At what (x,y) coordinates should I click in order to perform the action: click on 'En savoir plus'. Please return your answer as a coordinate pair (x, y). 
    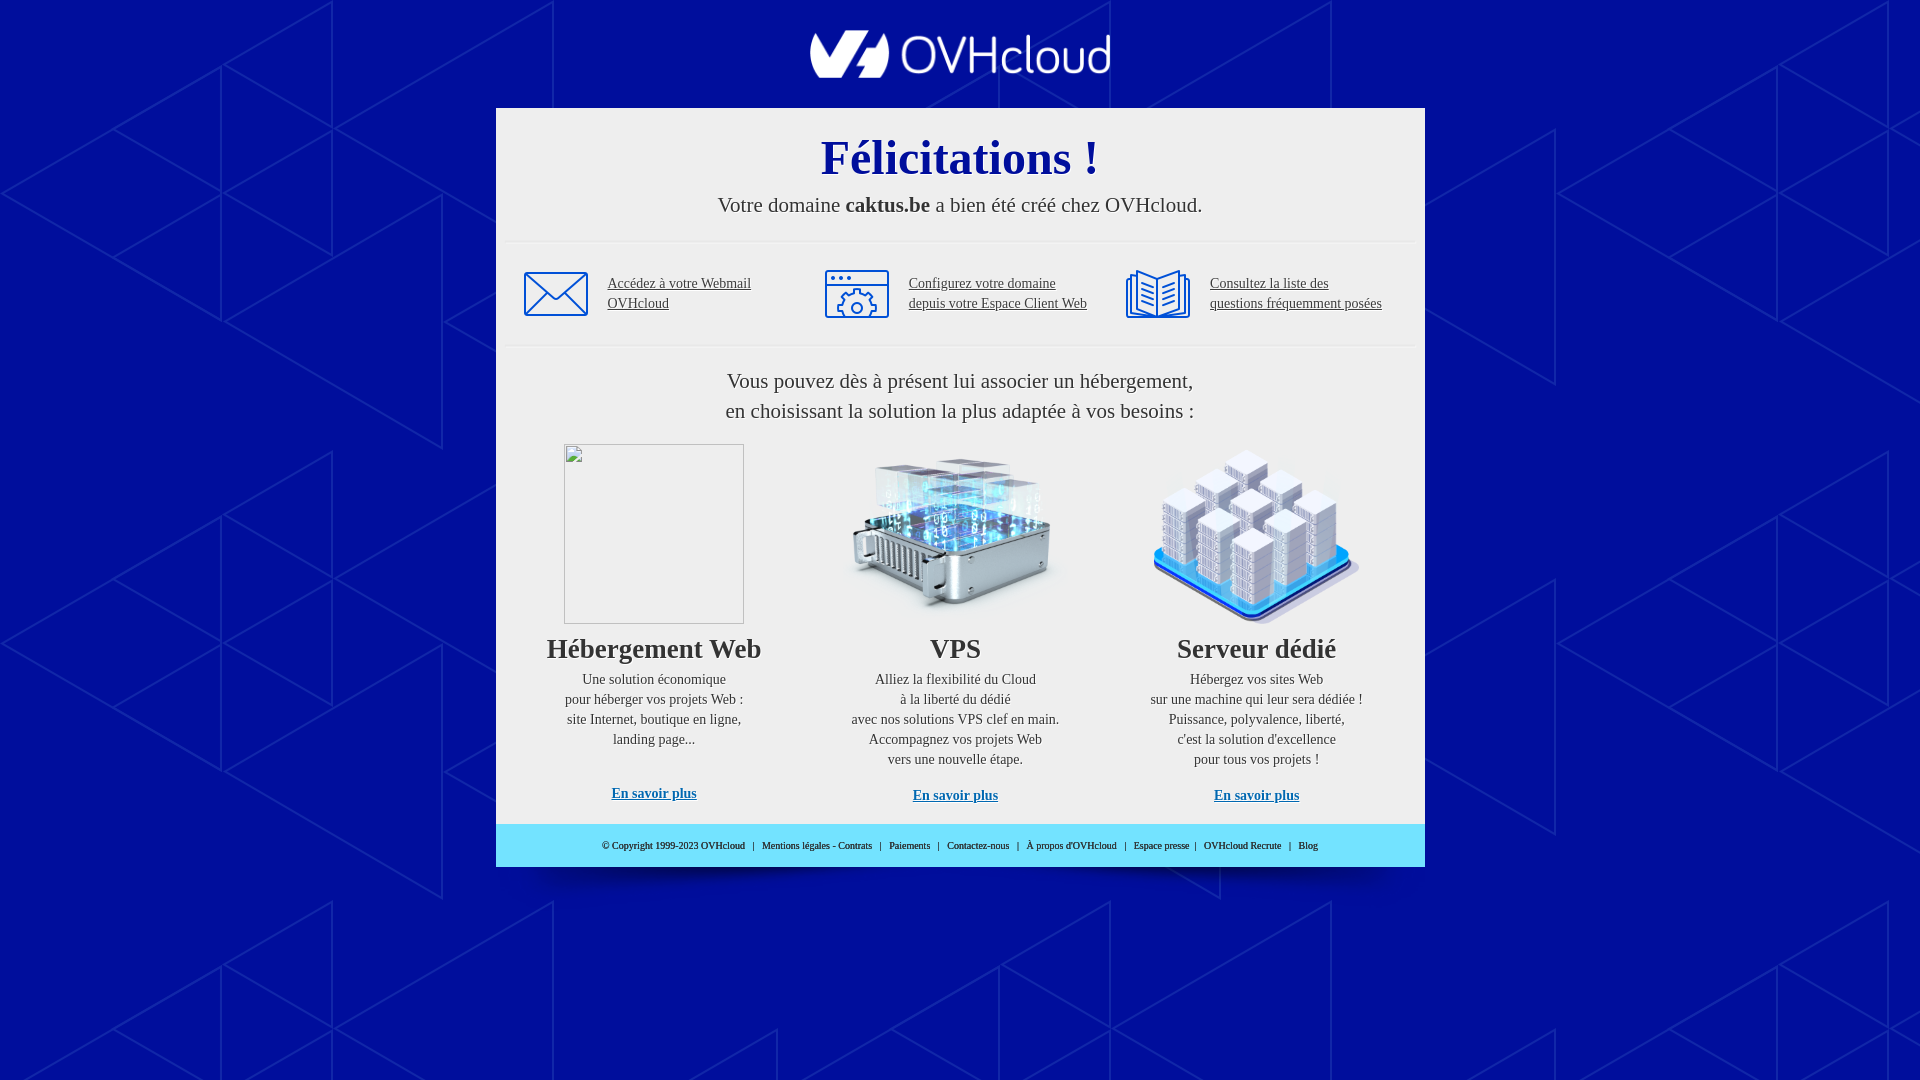
    Looking at the image, I should click on (911, 794).